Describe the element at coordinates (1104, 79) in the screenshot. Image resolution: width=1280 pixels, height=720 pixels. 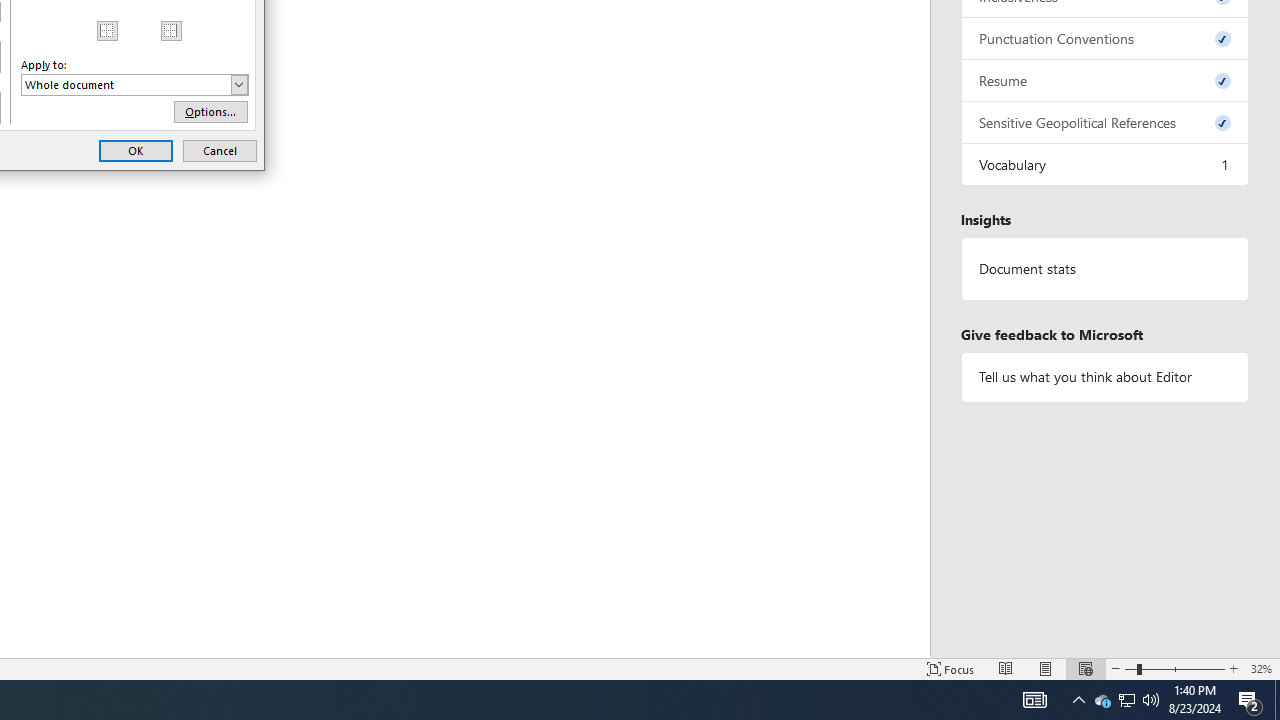
I see `'Resume, 0 issues. Press space or enter to review items.'` at that location.